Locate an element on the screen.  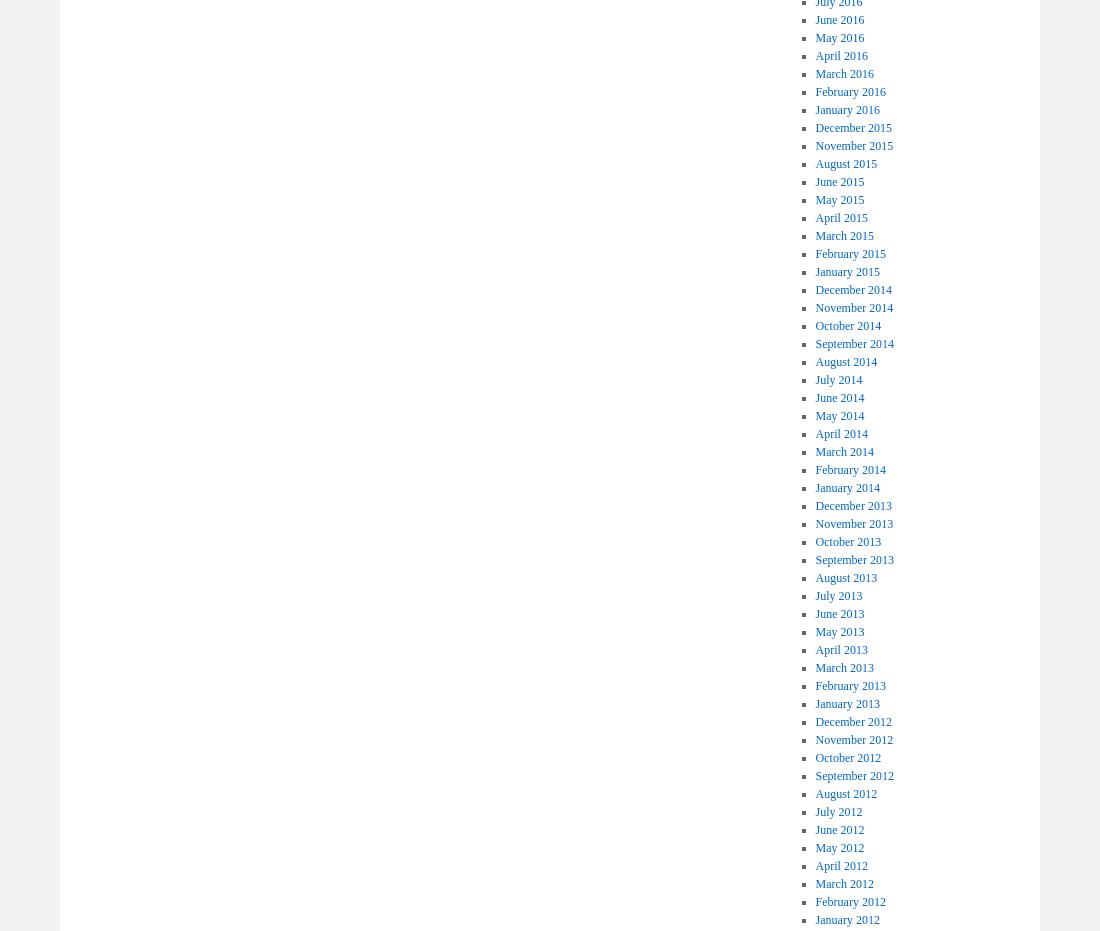
'April 2012' is located at coordinates (814, 866).